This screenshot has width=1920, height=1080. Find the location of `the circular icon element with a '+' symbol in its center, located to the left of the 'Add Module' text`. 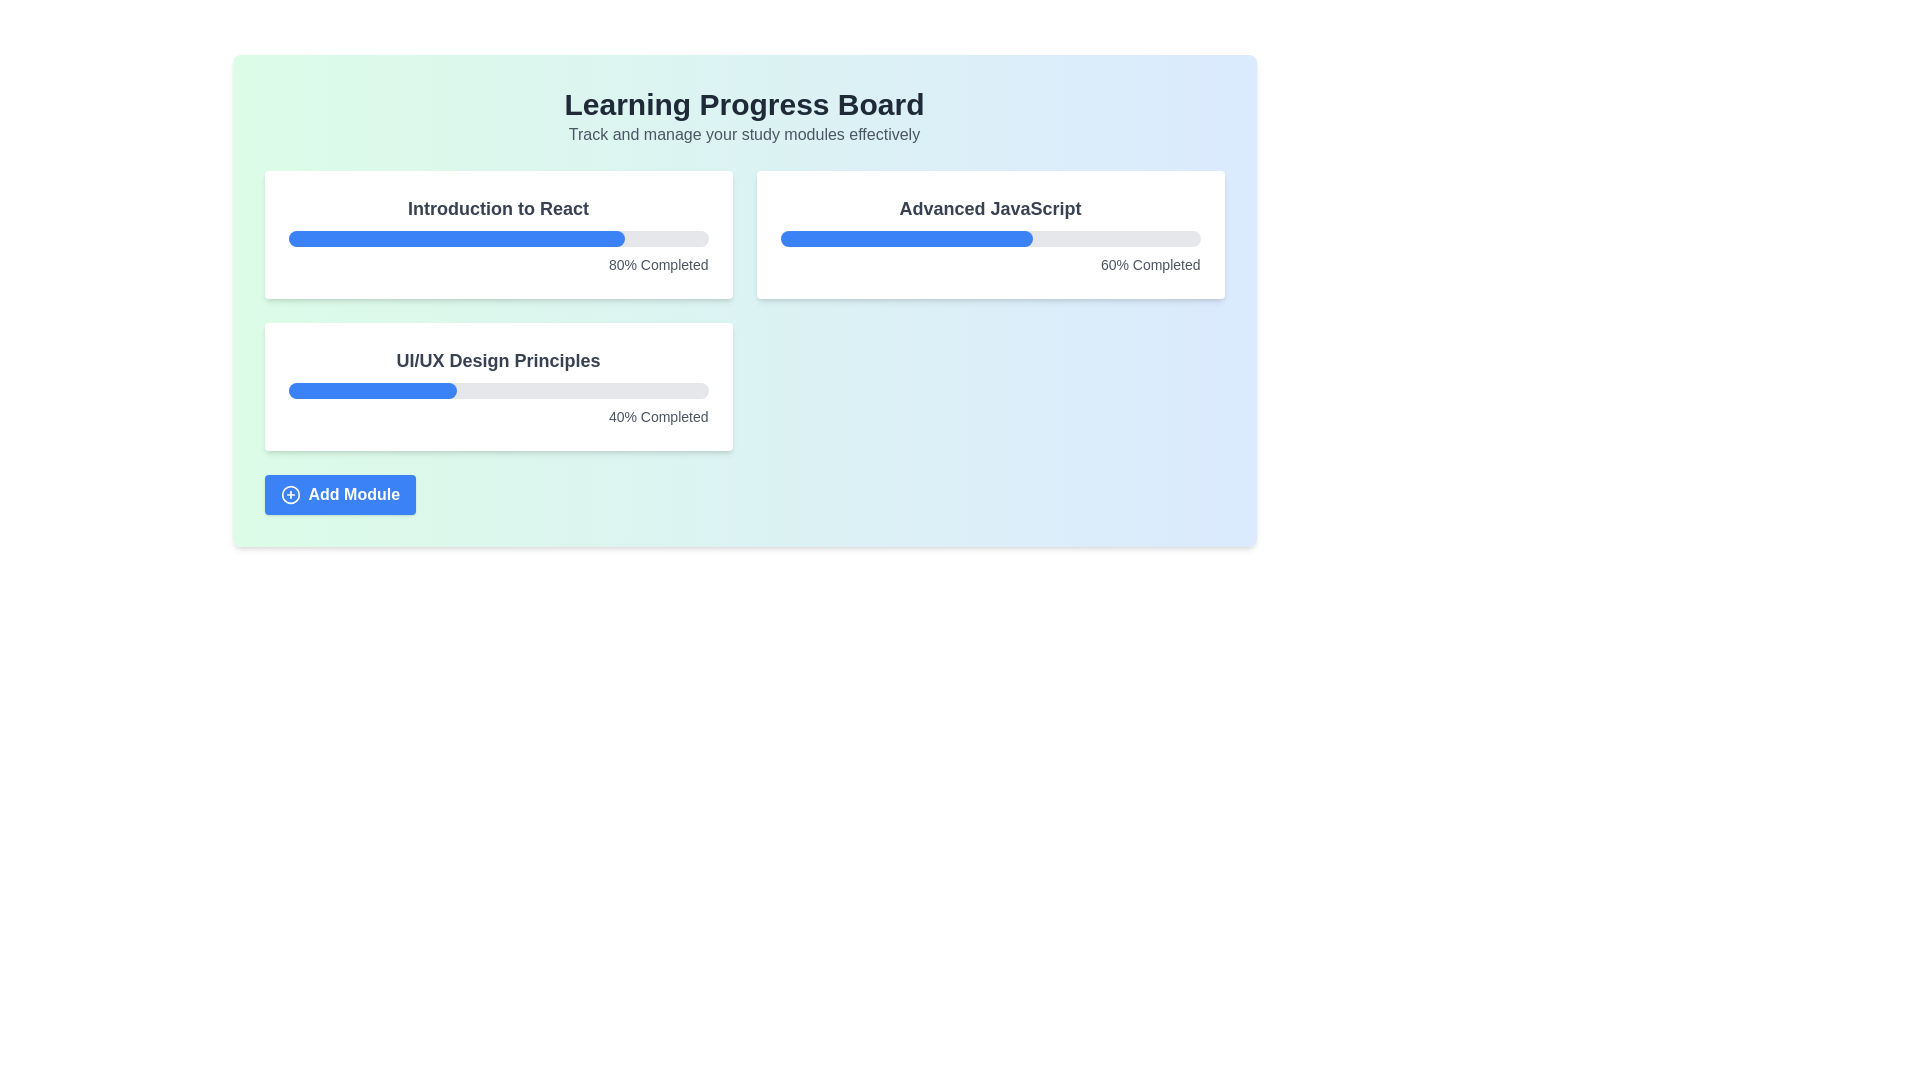

the circular icon element with a '+' symbol in its center, located to the left of the 'Add Module' text is located at coordinates (289, 494).